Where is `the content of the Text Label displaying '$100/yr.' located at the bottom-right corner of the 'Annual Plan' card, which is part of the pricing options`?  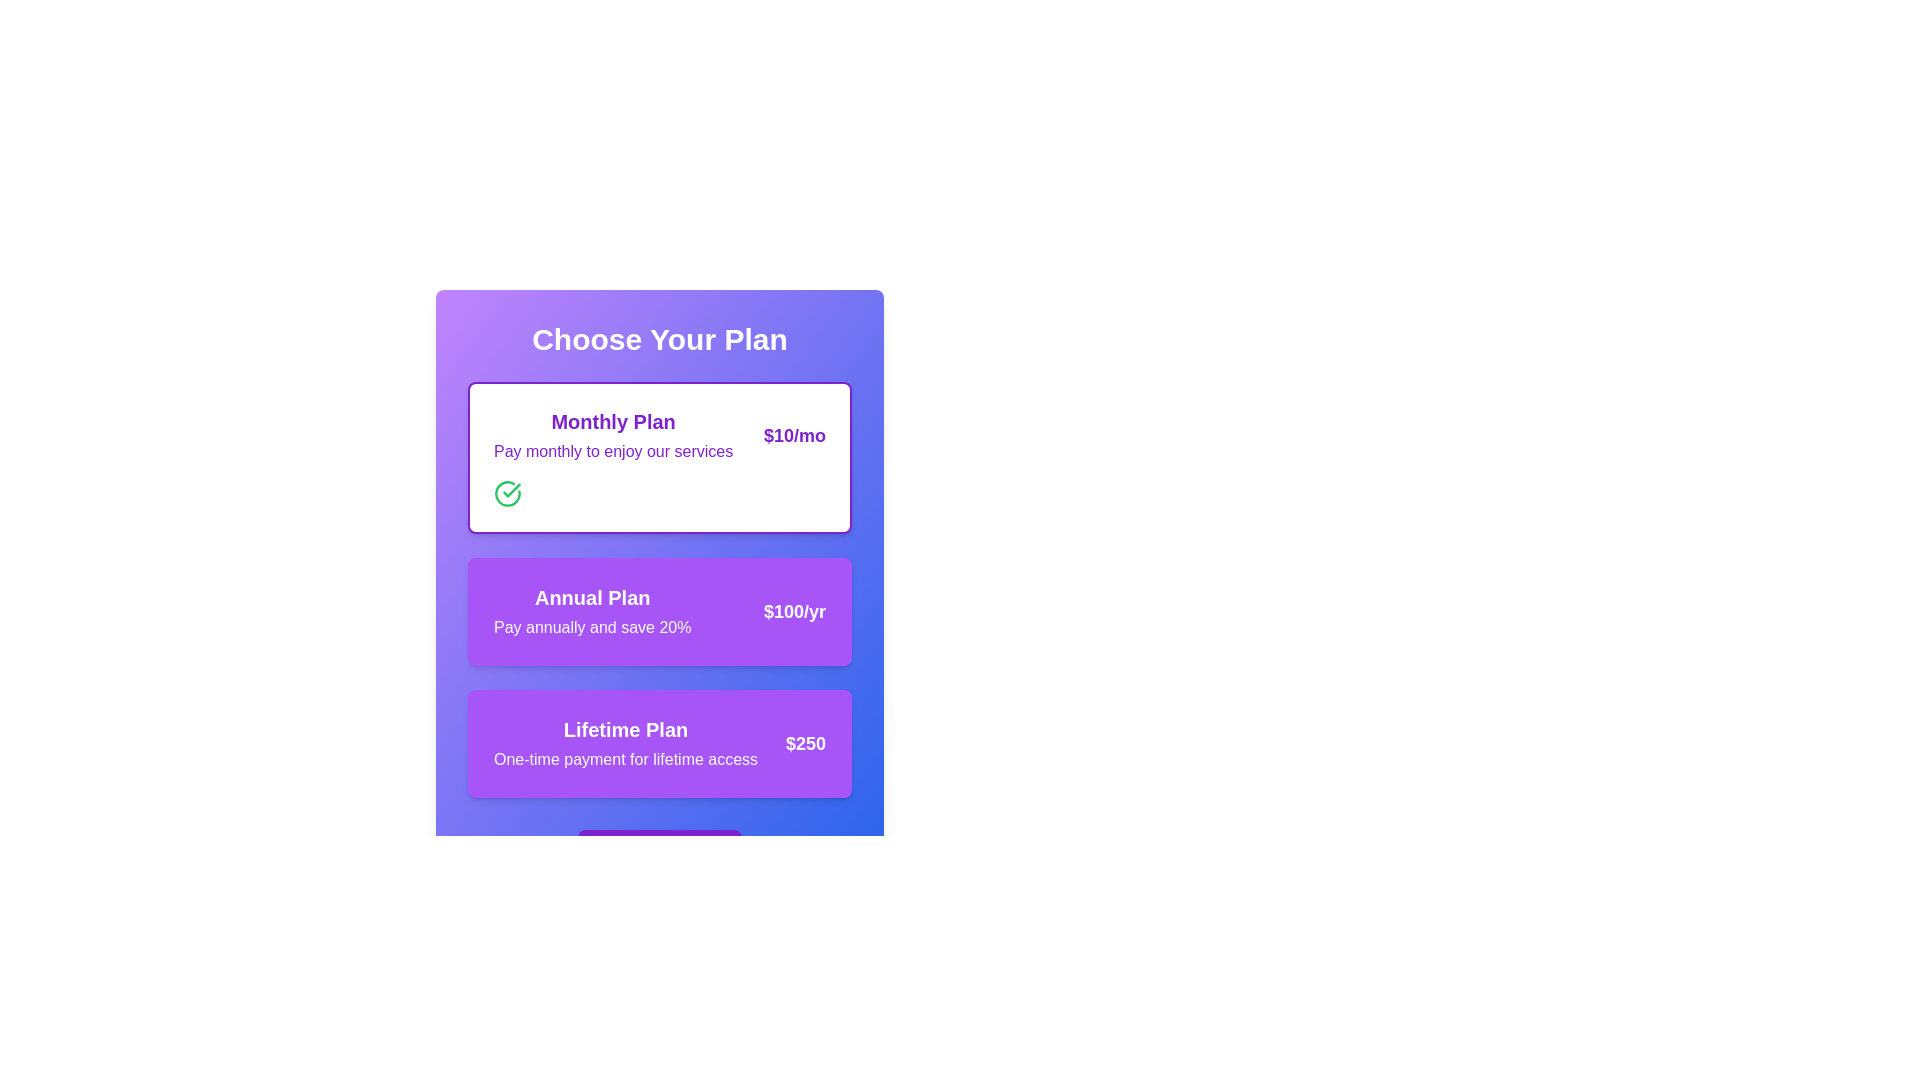
the content of the Text Label displaying '$100/yr.' located at the bottom-right corner of the 'Annual Plan' card, which is part of the pricing options is located at coordinates (793, 611).